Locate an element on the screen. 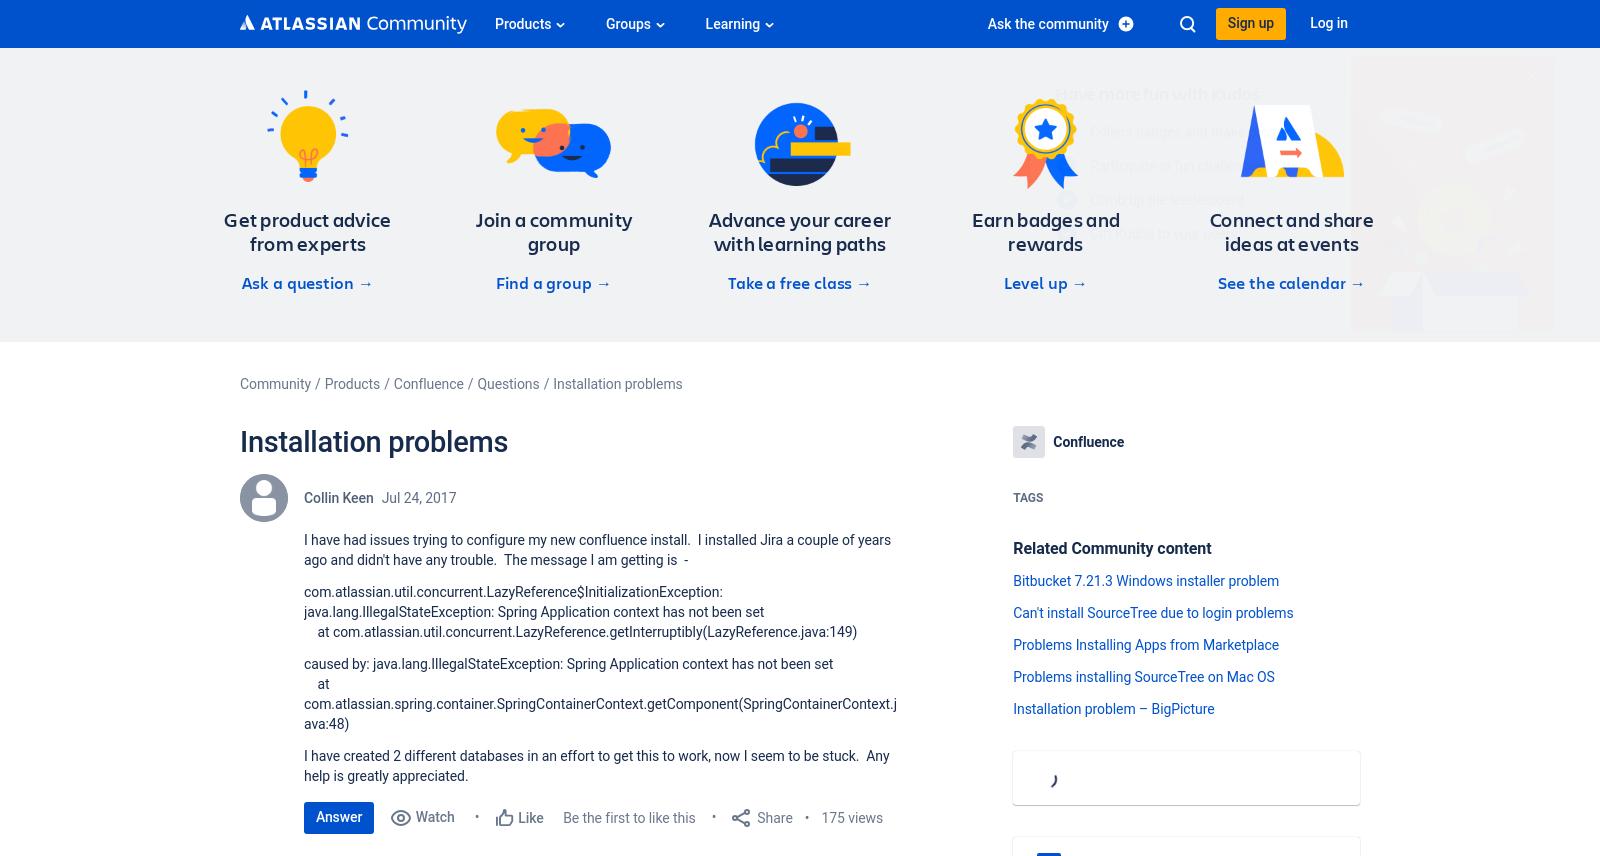  'Collect badges and make progress' is located at coordinates (1003, 130).